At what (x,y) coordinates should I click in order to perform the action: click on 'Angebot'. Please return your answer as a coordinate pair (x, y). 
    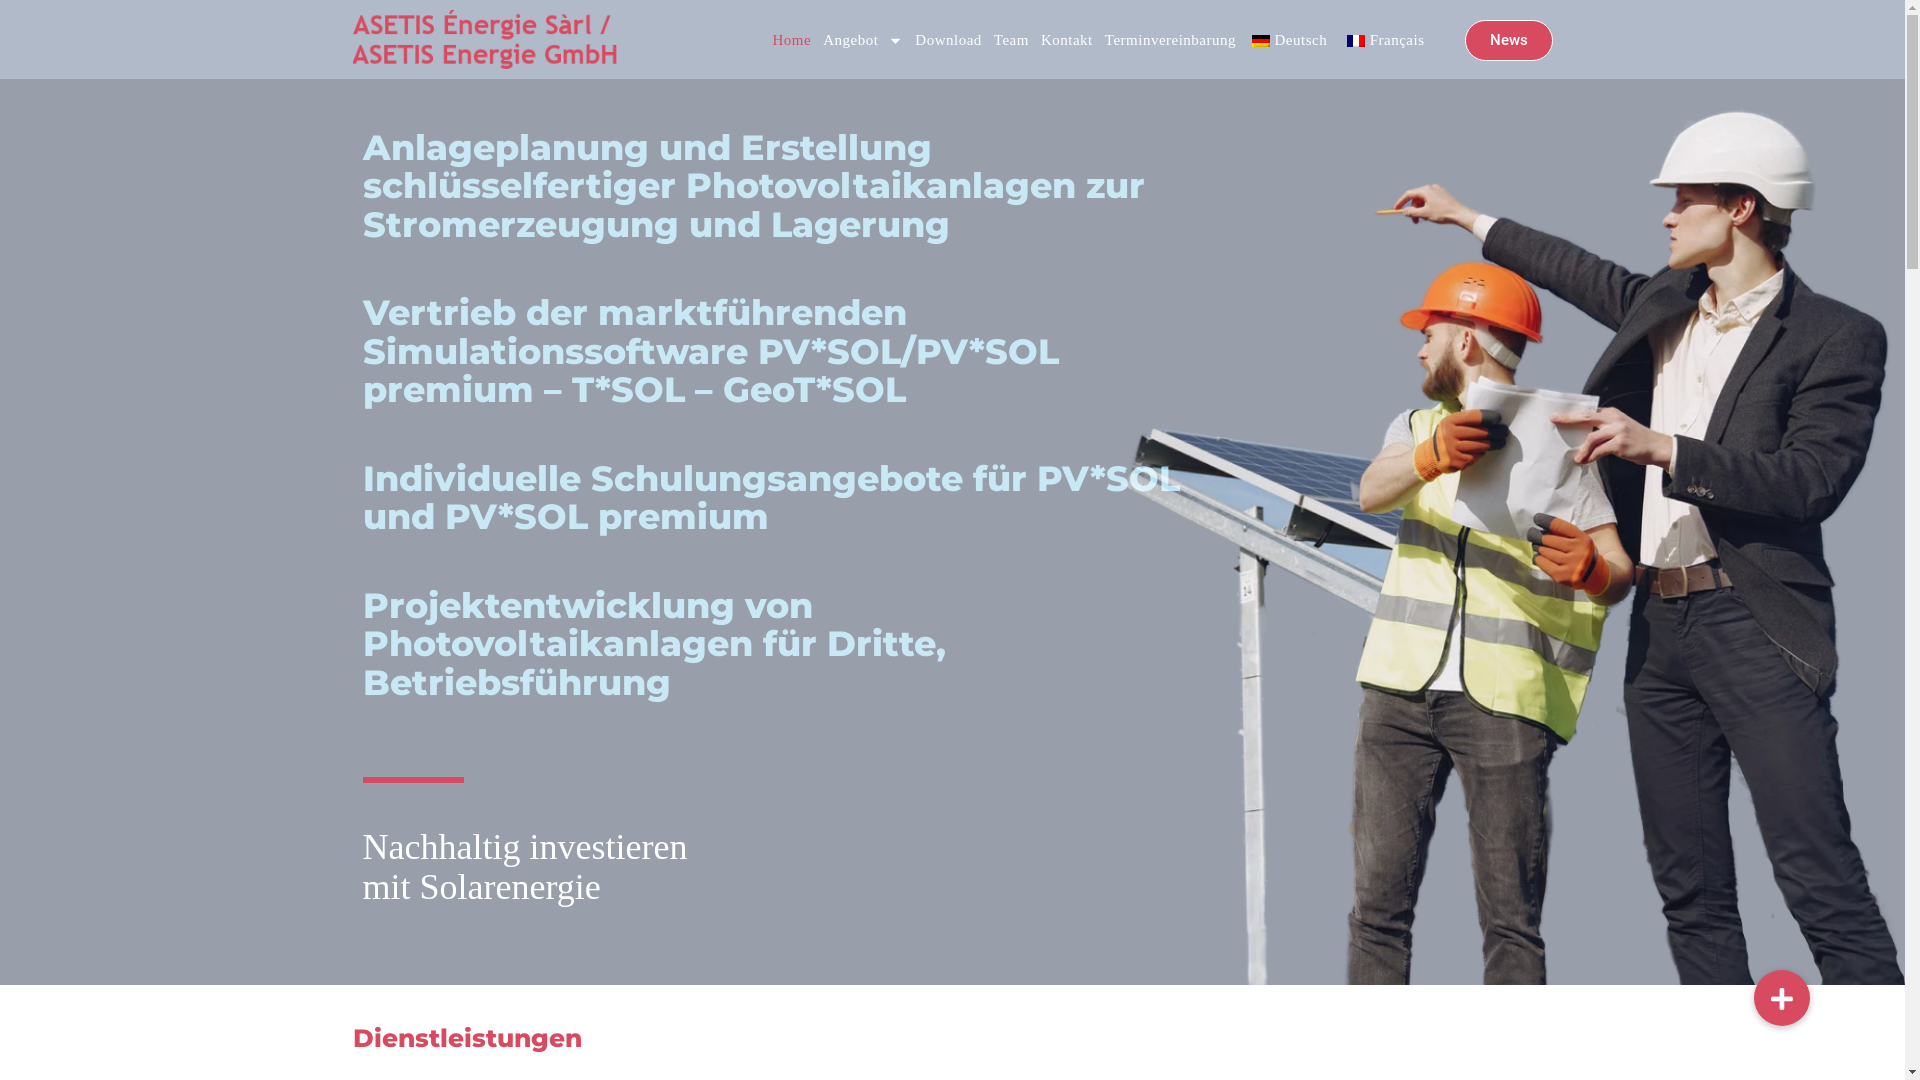
    Looking at the image, I should click on (863, 40).